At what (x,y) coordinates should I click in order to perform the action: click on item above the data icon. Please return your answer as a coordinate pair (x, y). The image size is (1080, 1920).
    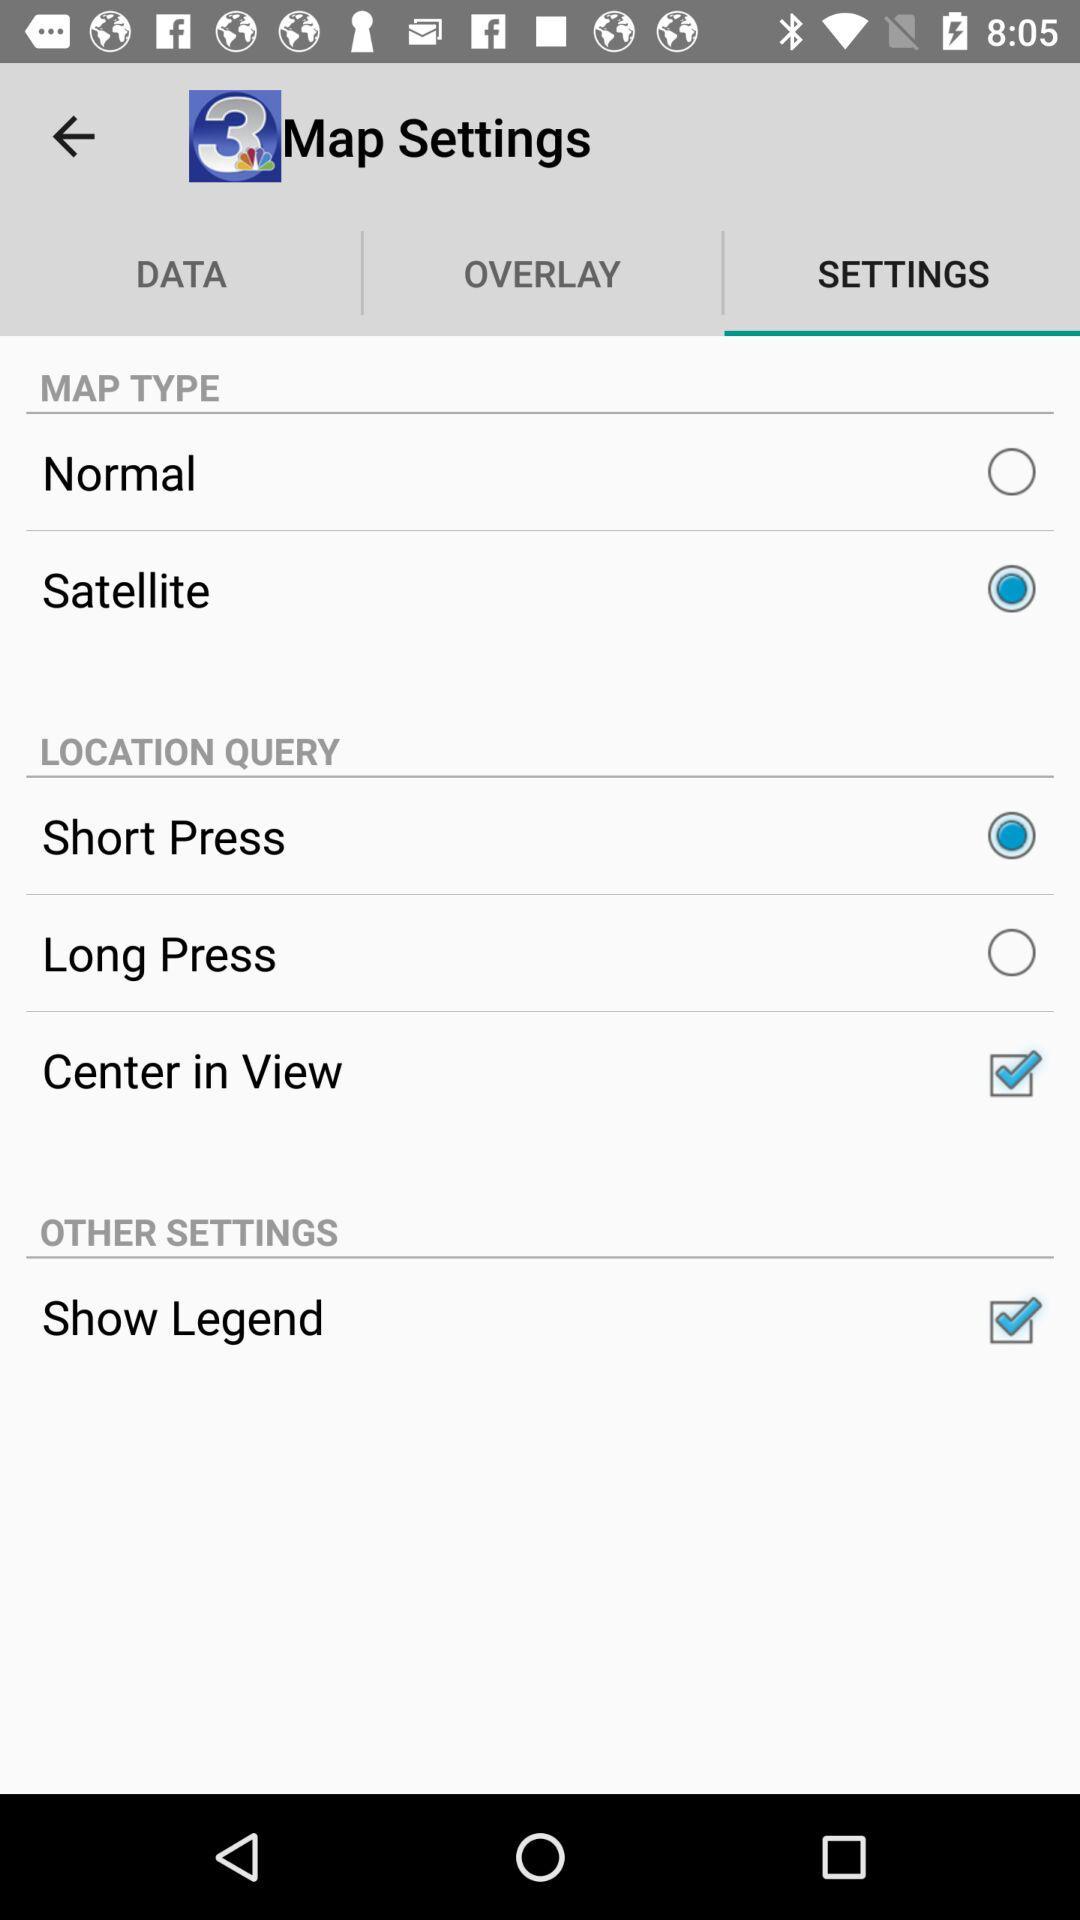
    Looking at the image, I should click on (72, 135).